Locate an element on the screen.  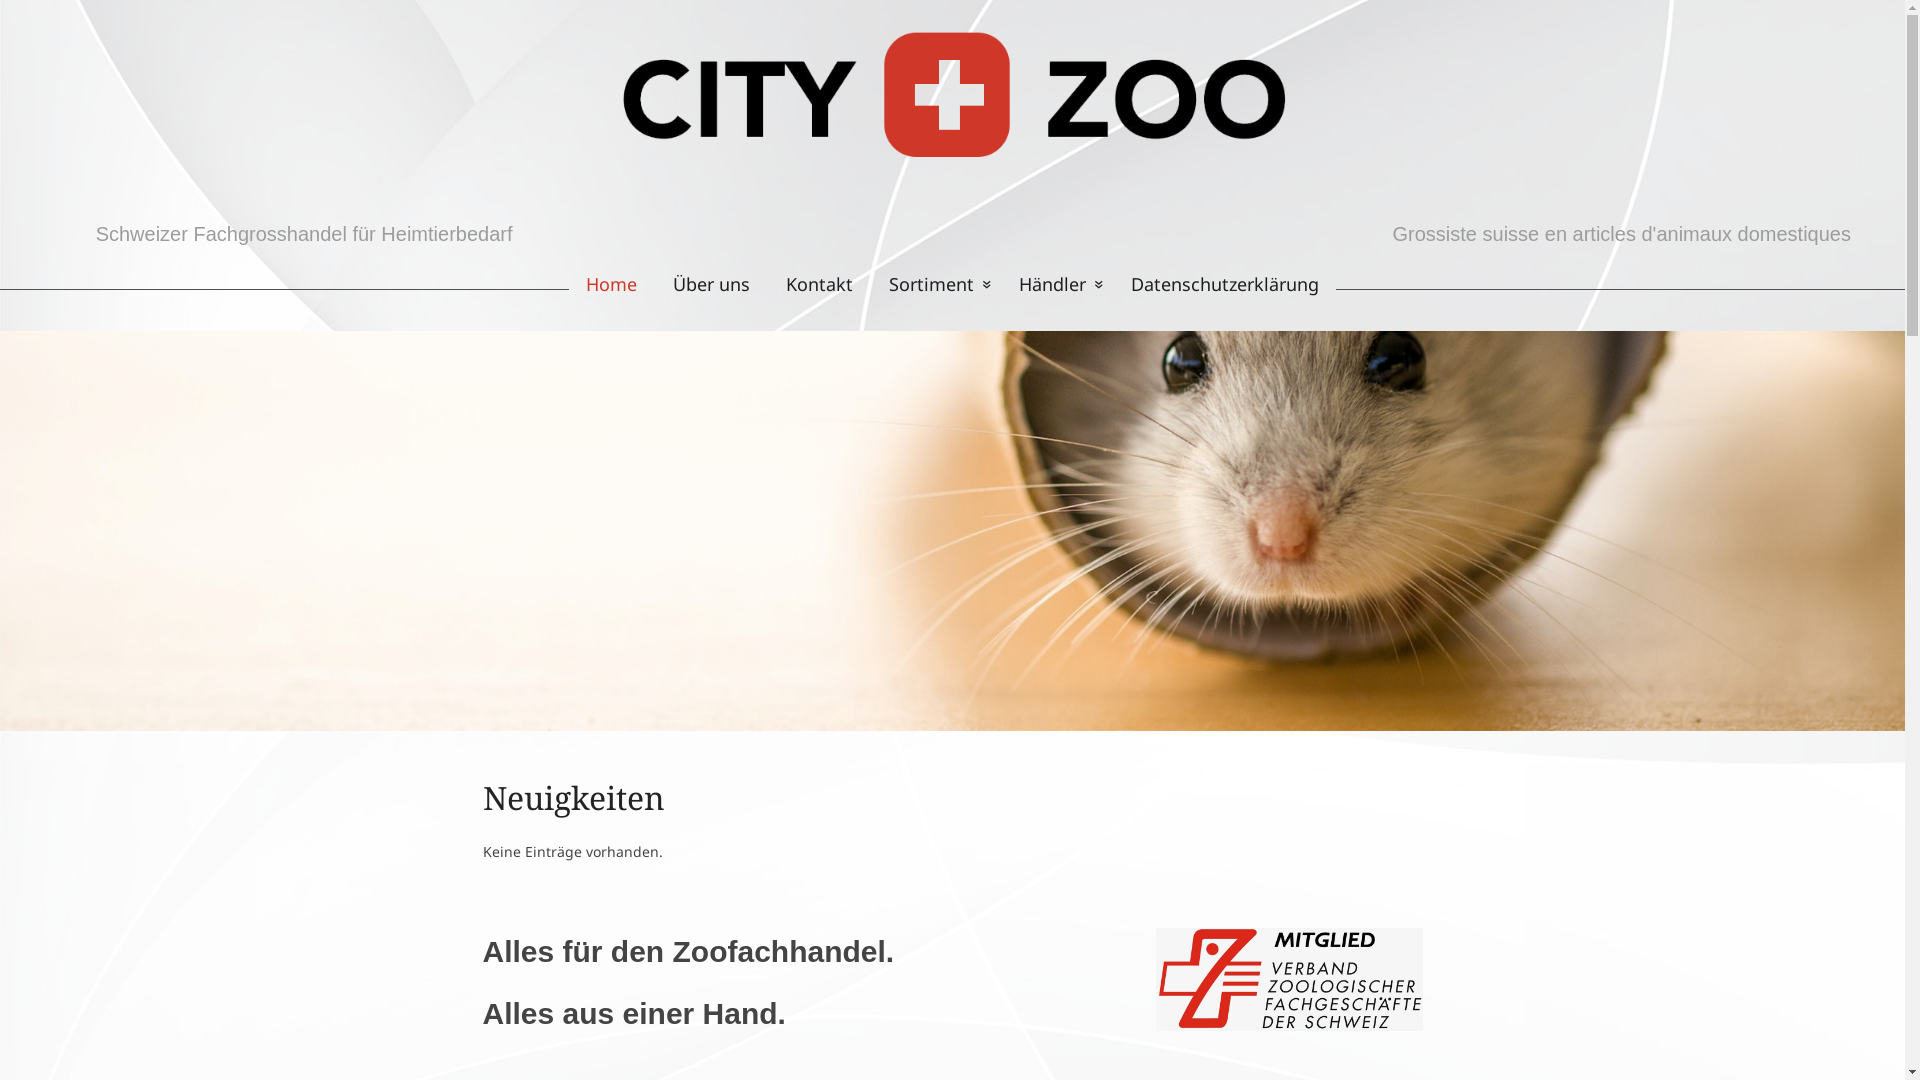
'Sortiment' is located at coordinates (935, 284).